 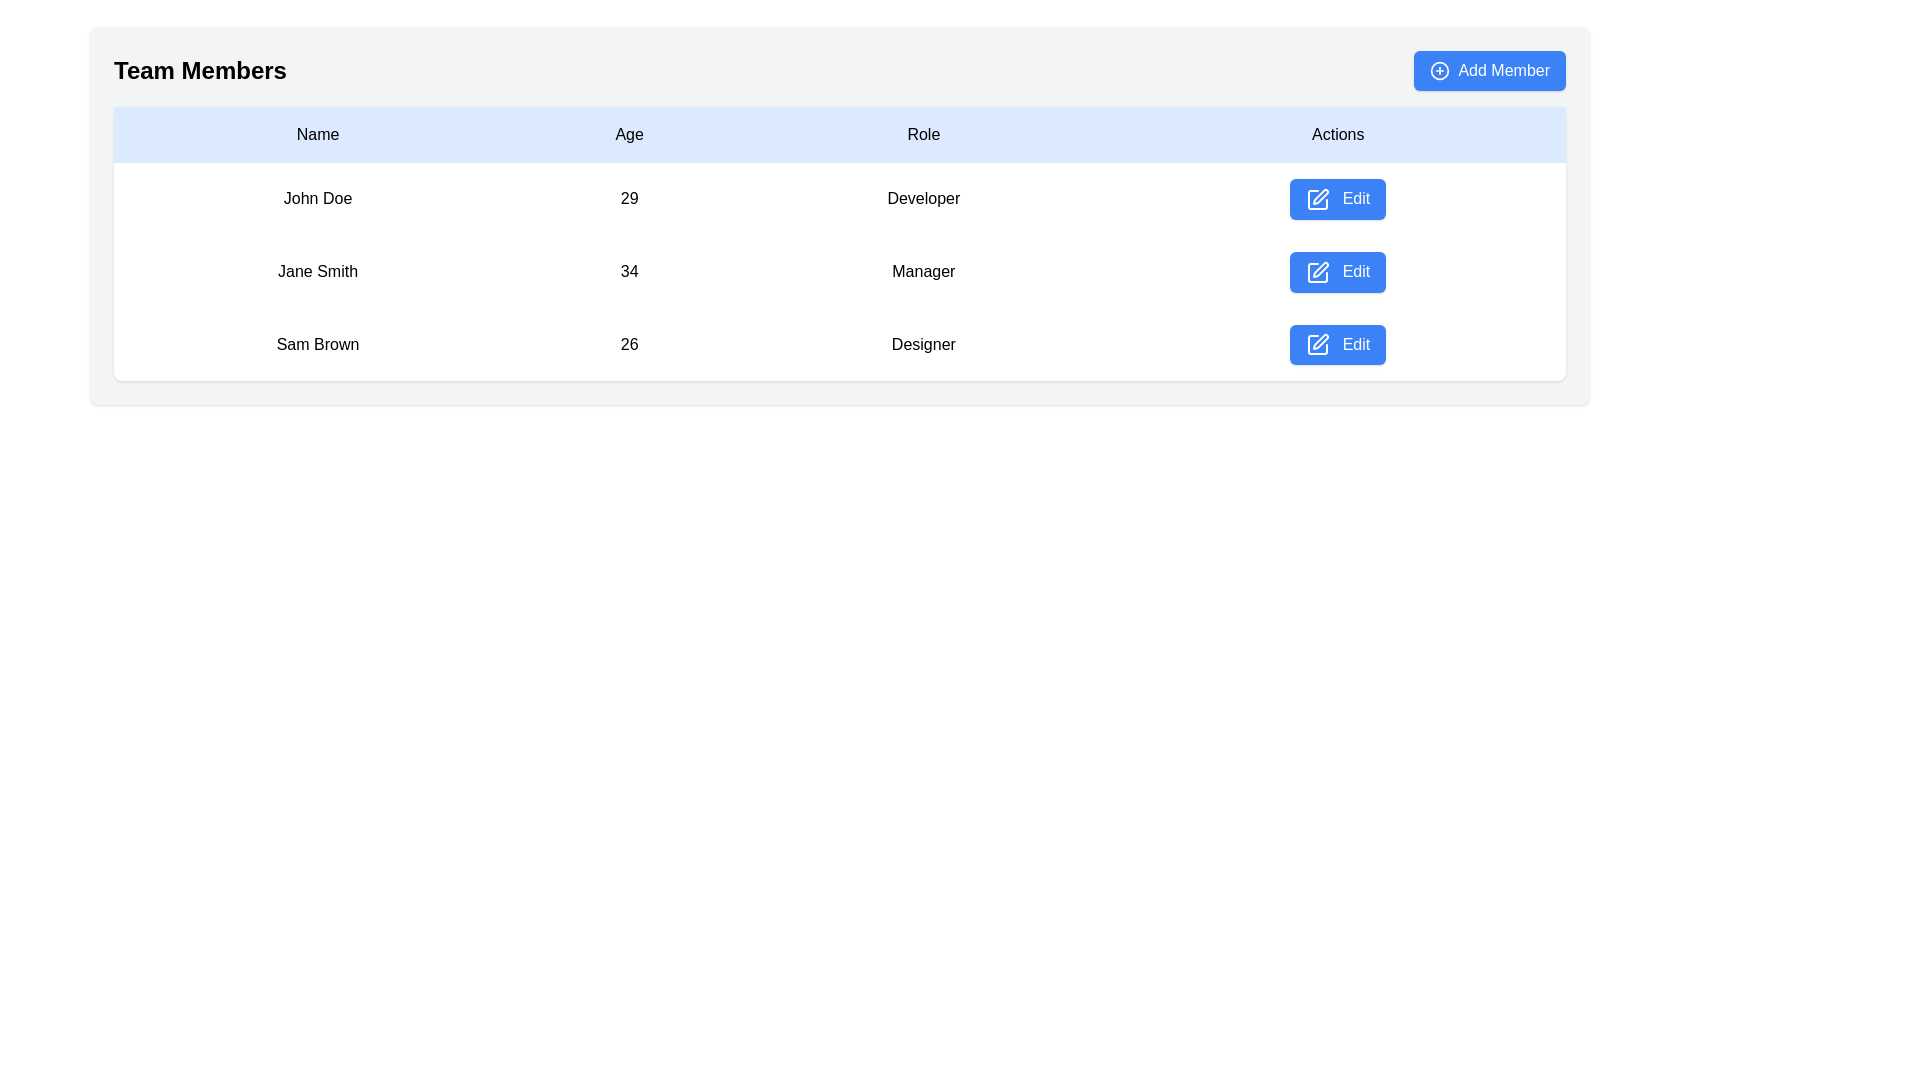 I want to click on the 'Edit' button with a blue background and white text labeled 'Edit' located in the last row of the 'Actions' column, so click(x=1338, y=343).